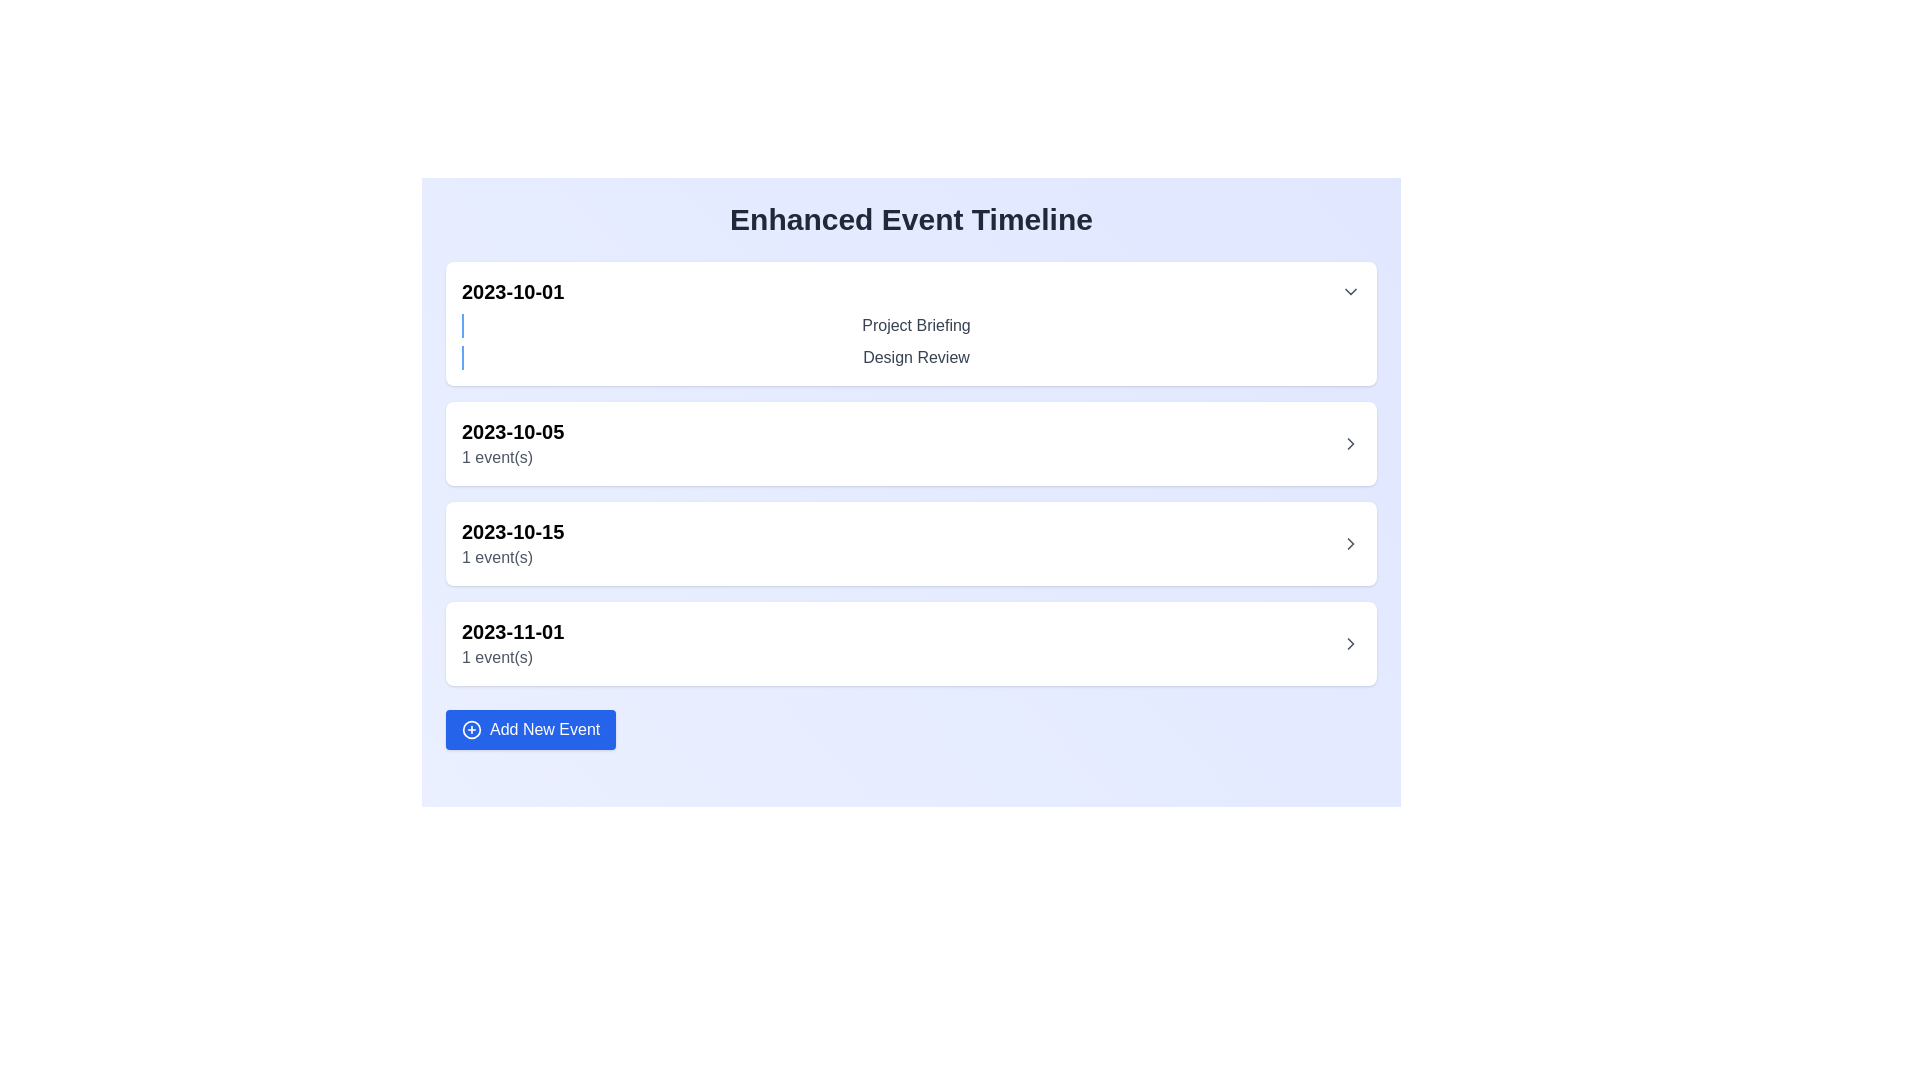 The width and height of the screenshot is (1920, 1080). Describe the element at coordinates (1350, 543) in the screenshot. I see `the rightward-pointing chevron arrow icon located on the far right of the entry for '2023-10-15' in the timeline` at that location.